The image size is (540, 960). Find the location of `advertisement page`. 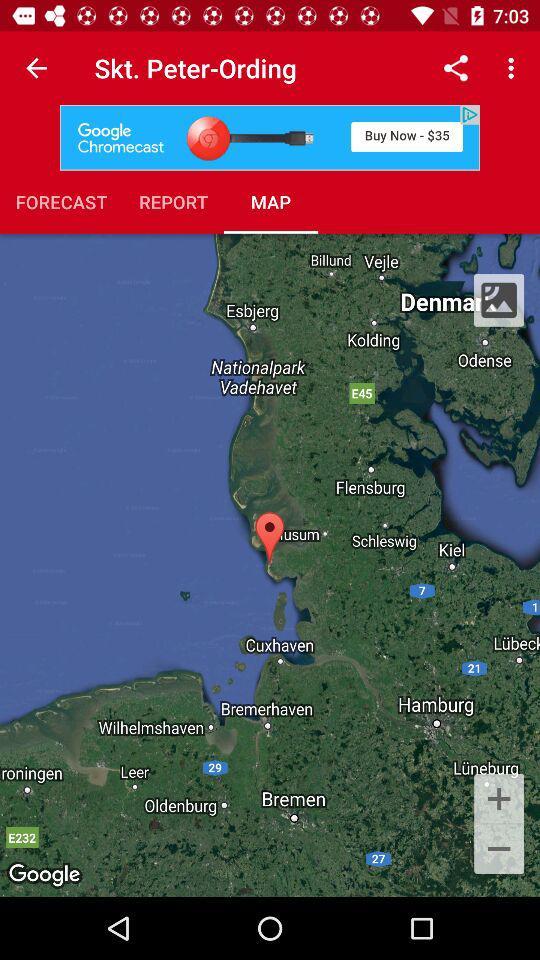

advertisement page is located at coordinates (270, 136).